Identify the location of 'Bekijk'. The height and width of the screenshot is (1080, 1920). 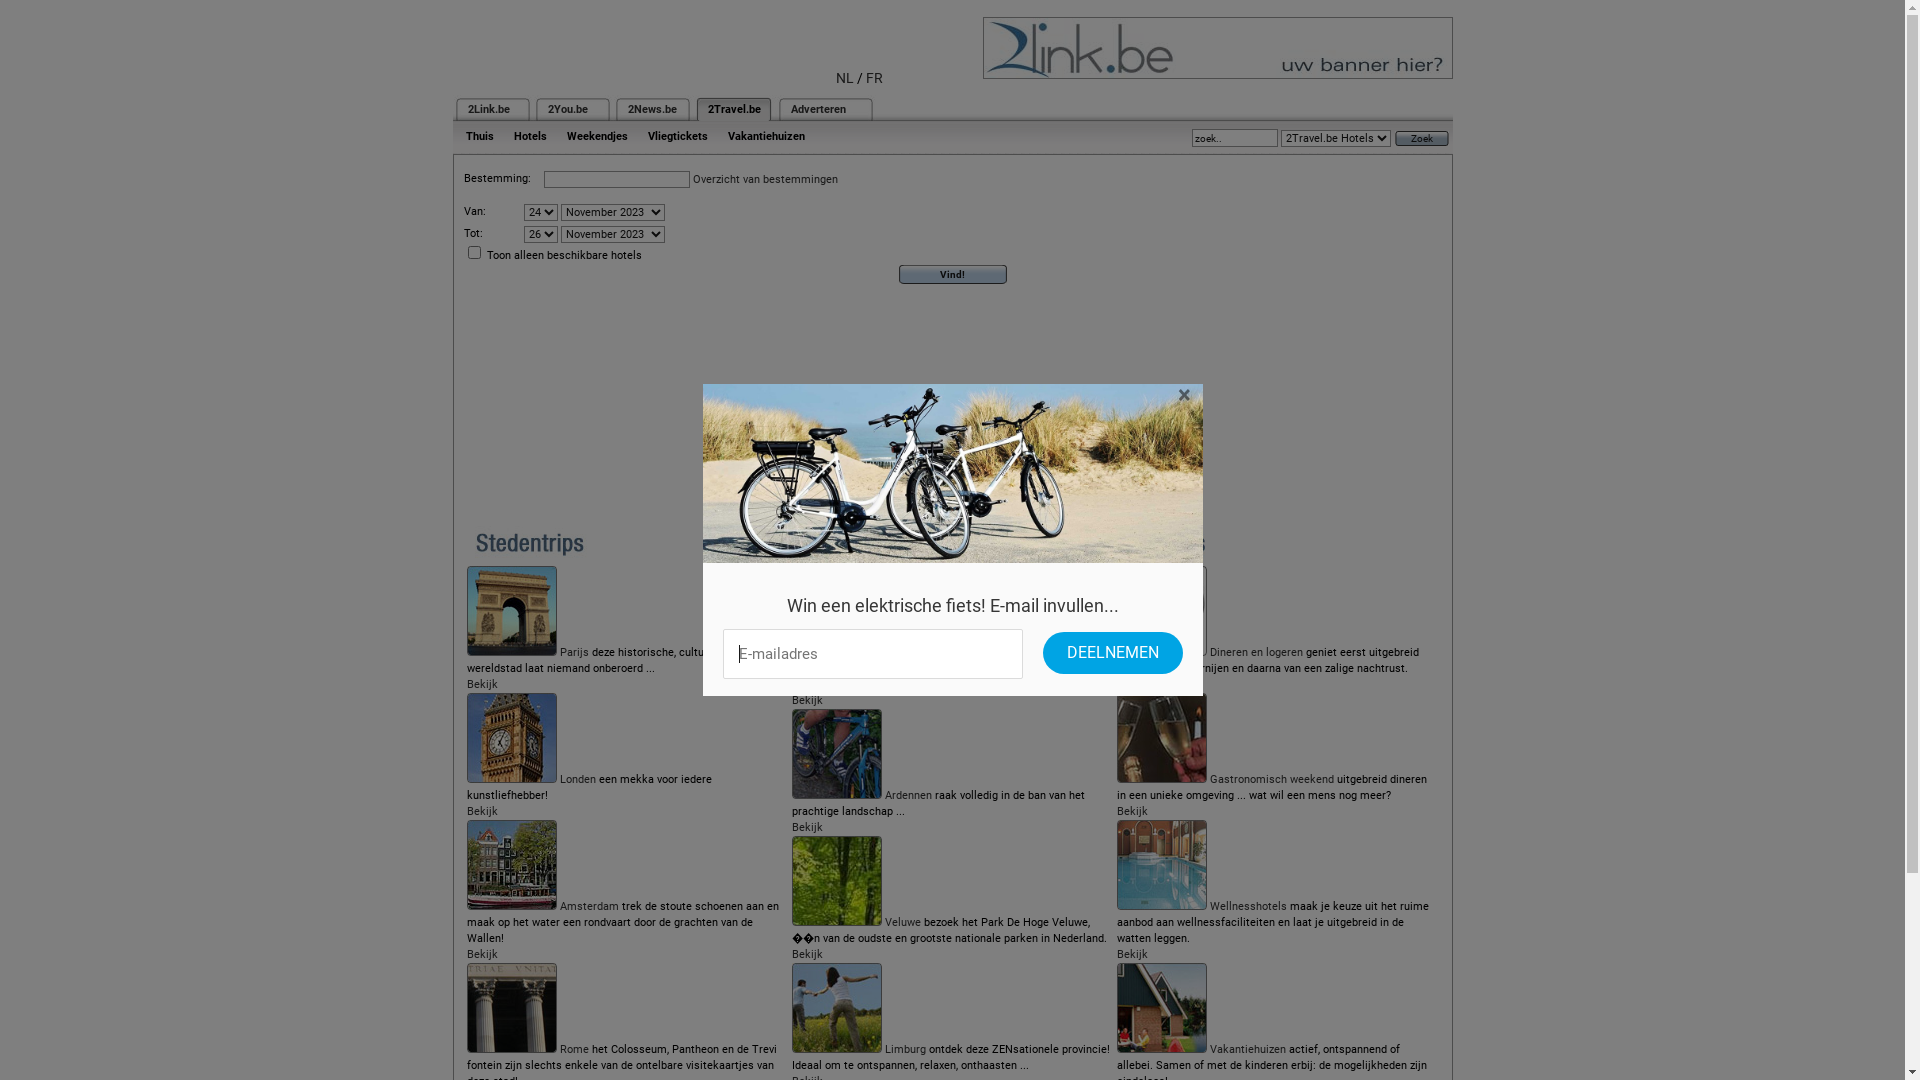
(481, 811).